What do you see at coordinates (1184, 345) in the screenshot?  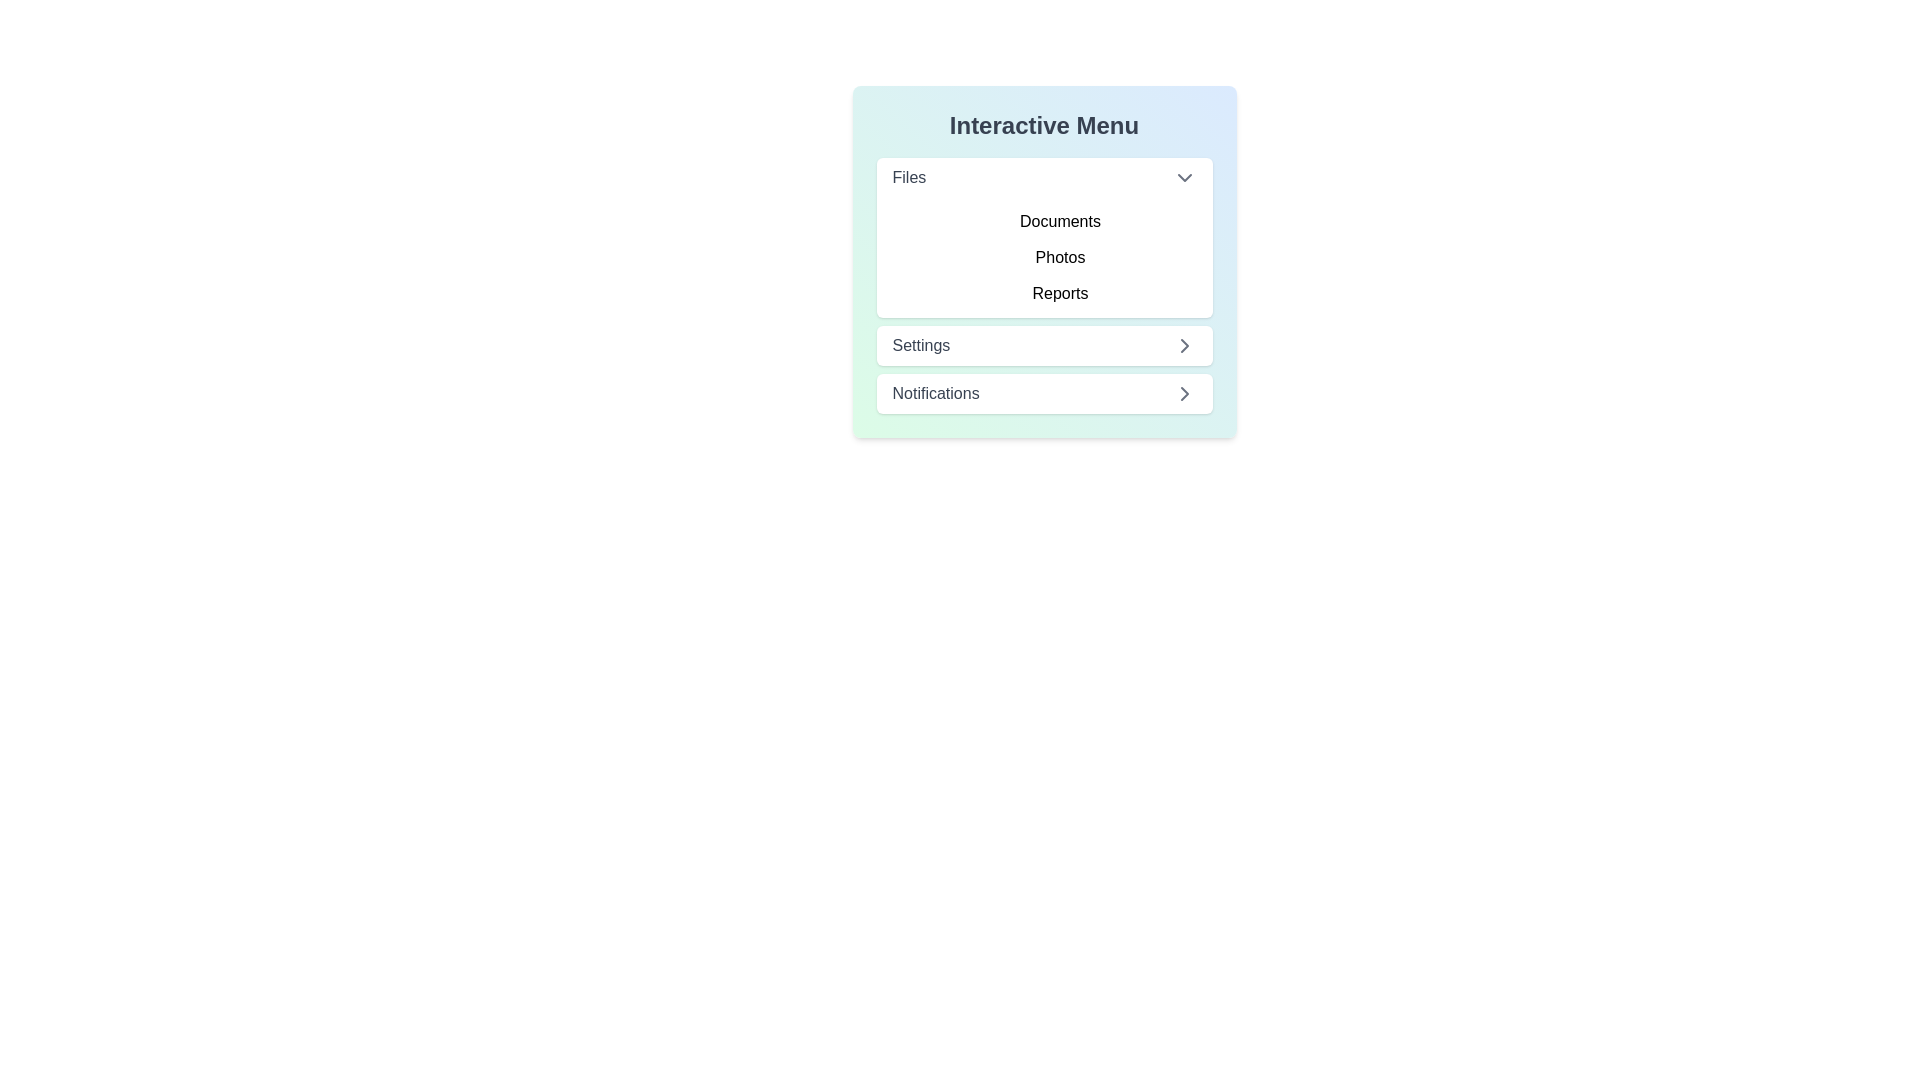 I see `the navigation arrow to proceed to the linked section` at bounding box center [1184, 345].